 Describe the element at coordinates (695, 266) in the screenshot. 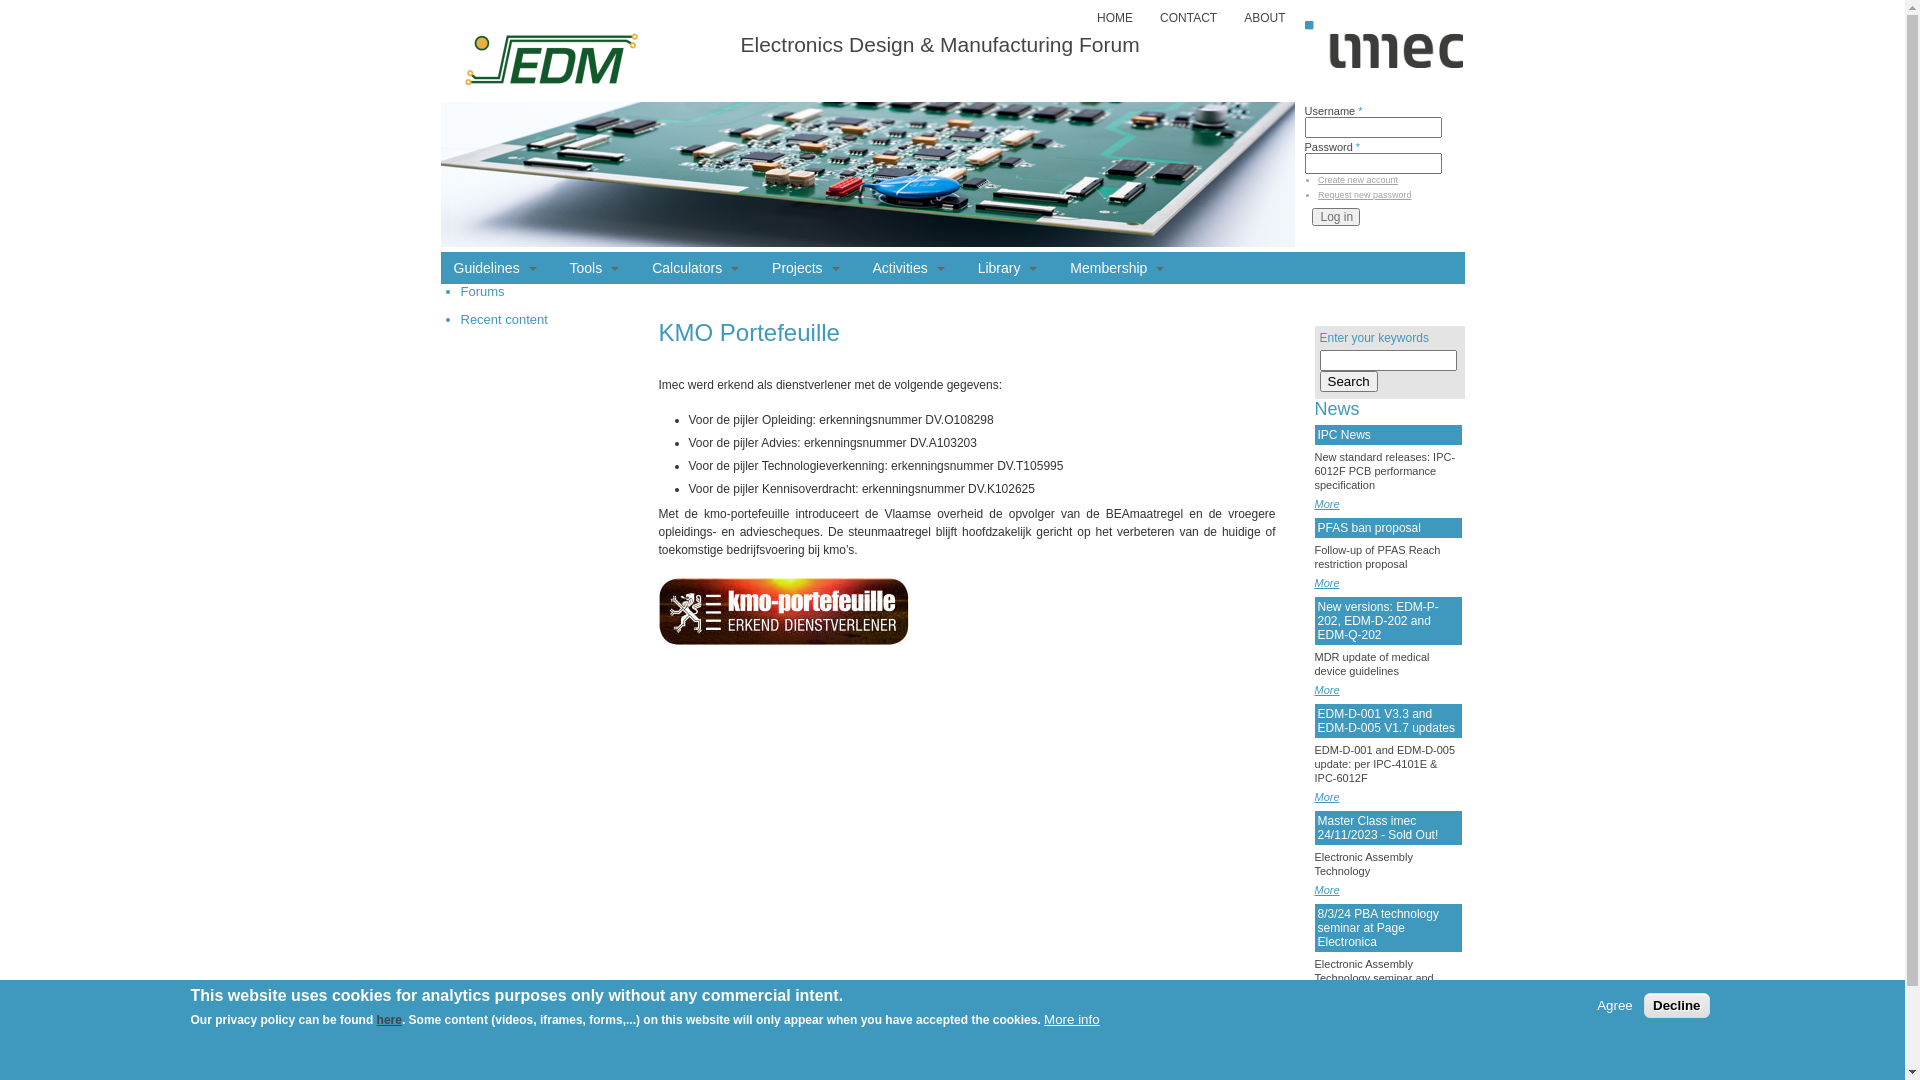

I see `'Calculators'` at that location.